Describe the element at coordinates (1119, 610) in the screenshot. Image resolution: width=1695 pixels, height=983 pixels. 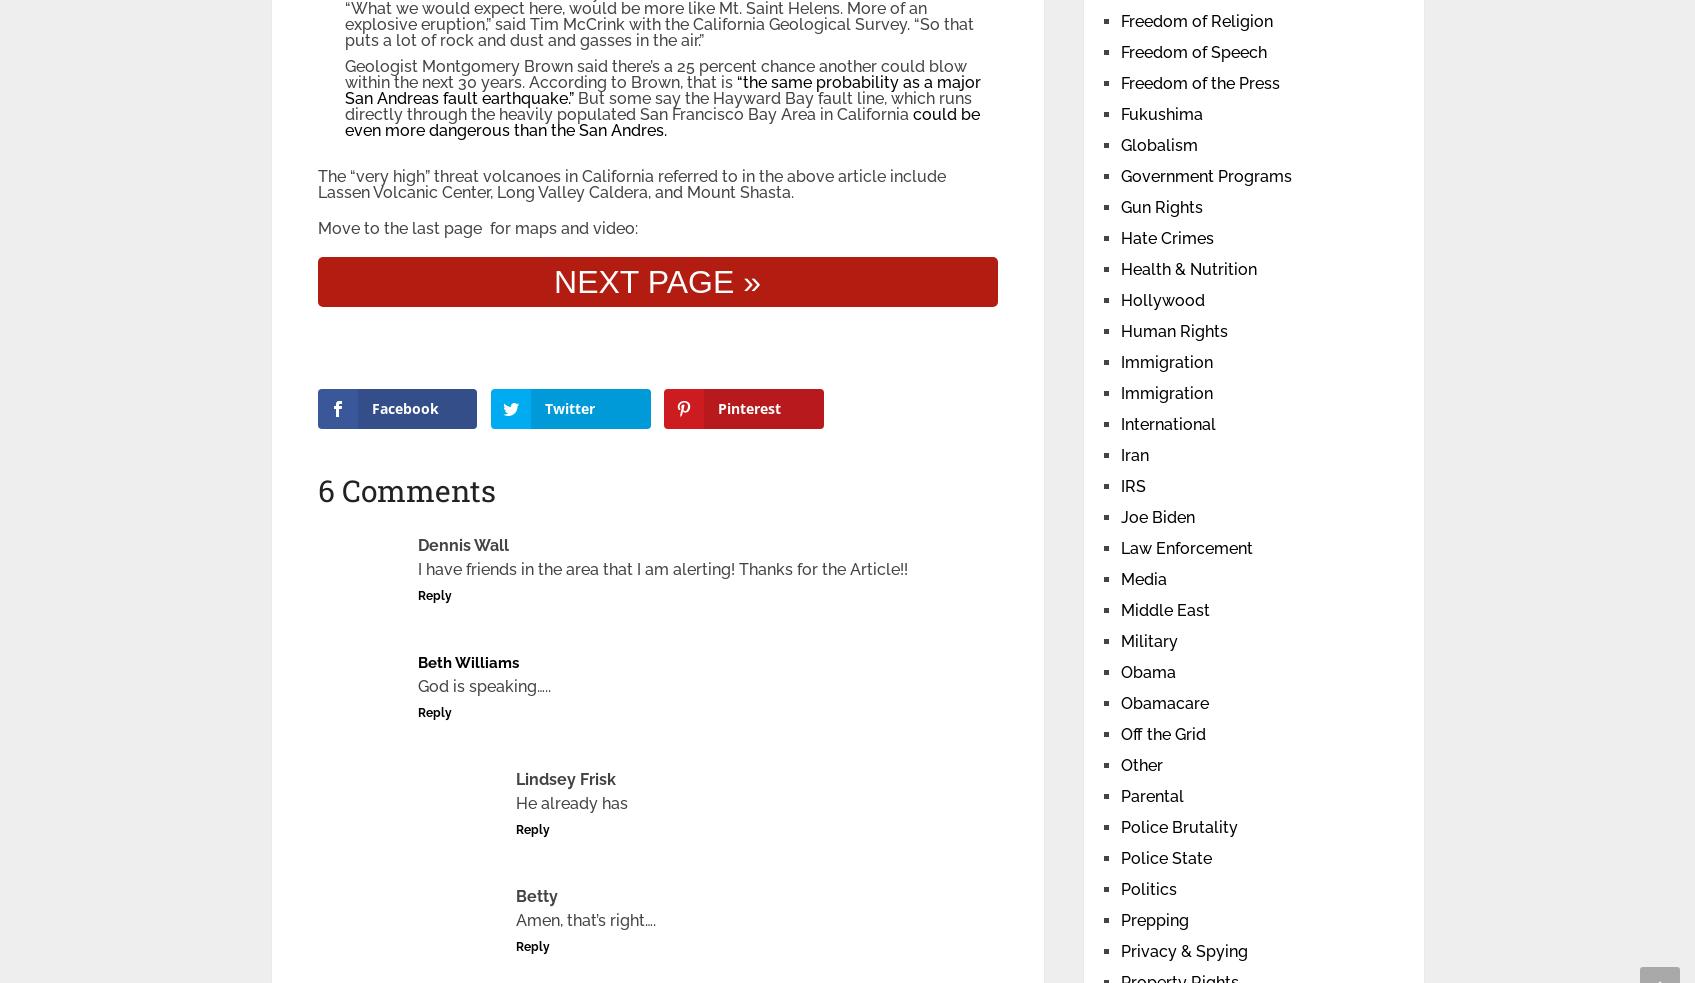
I see `'Middle East'` at that location.